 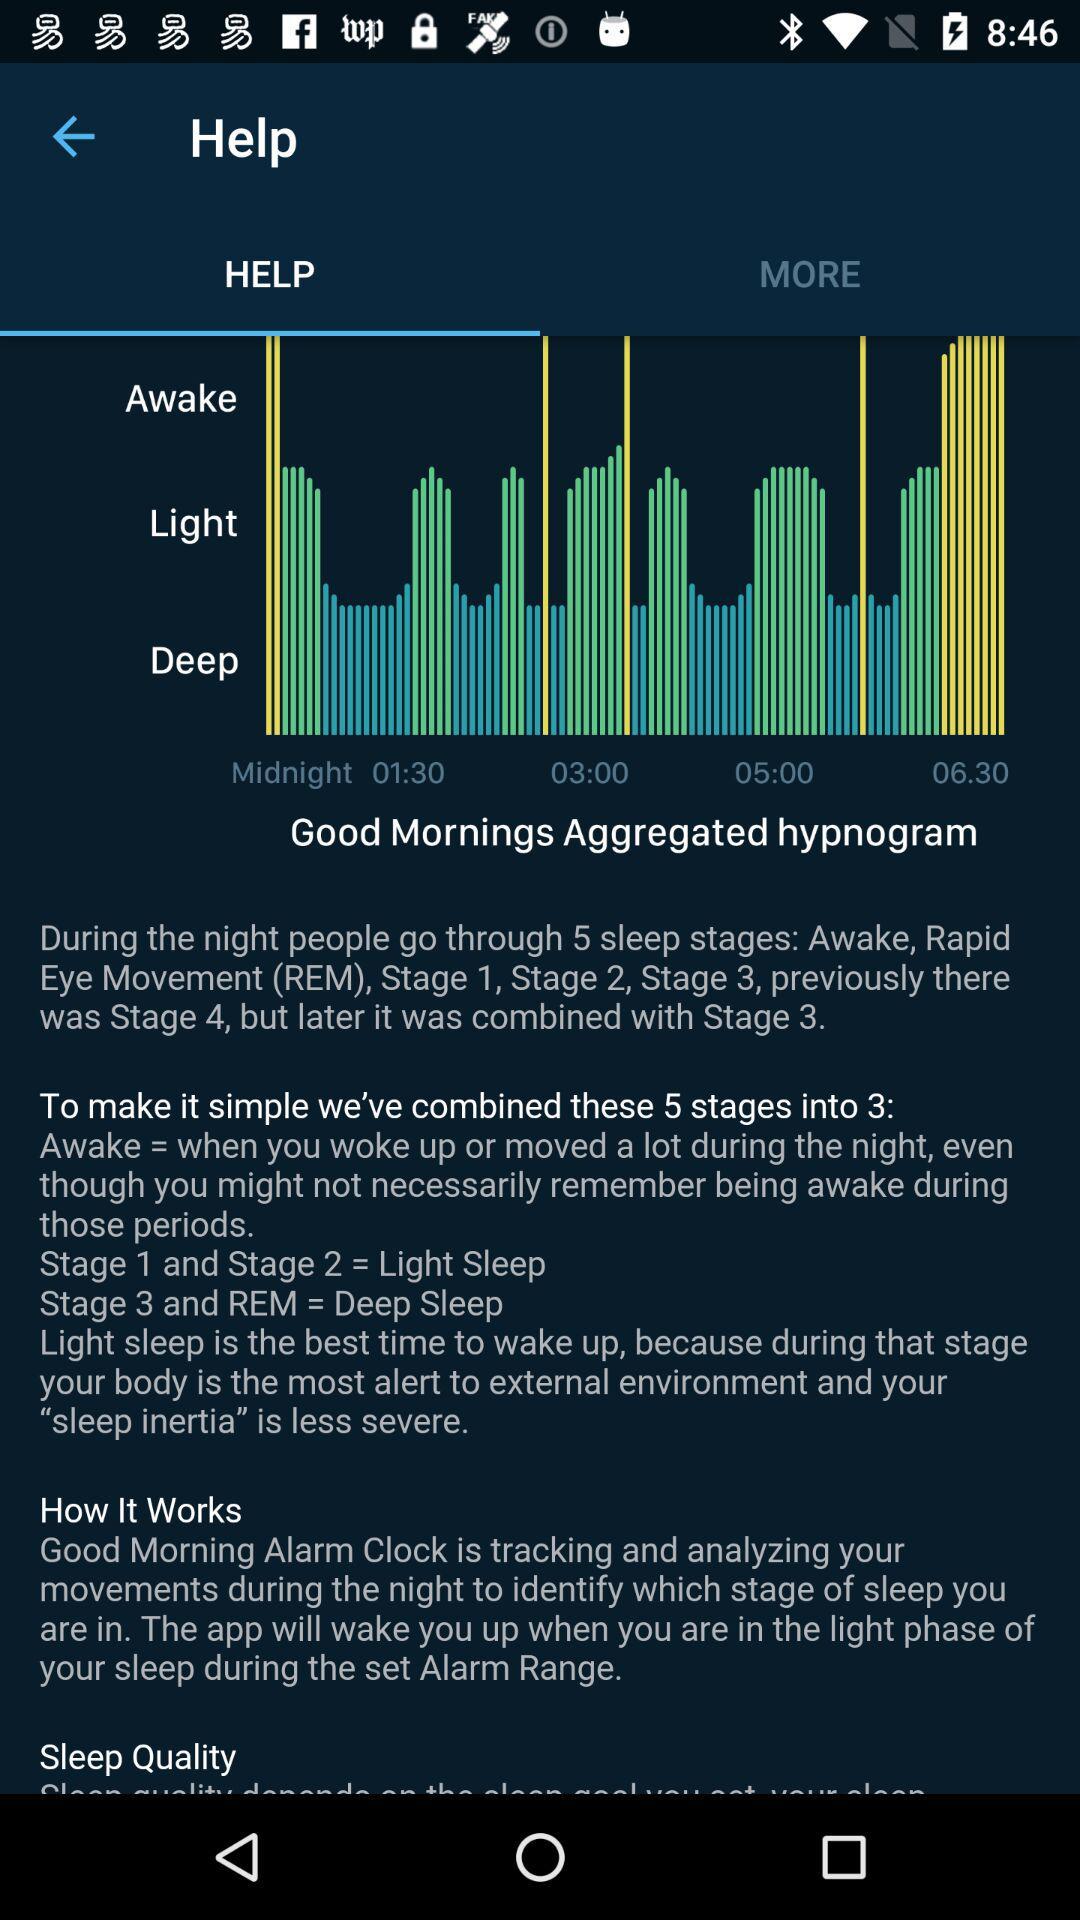 I want to click on advertisement page, so click(x=540, y=1064).